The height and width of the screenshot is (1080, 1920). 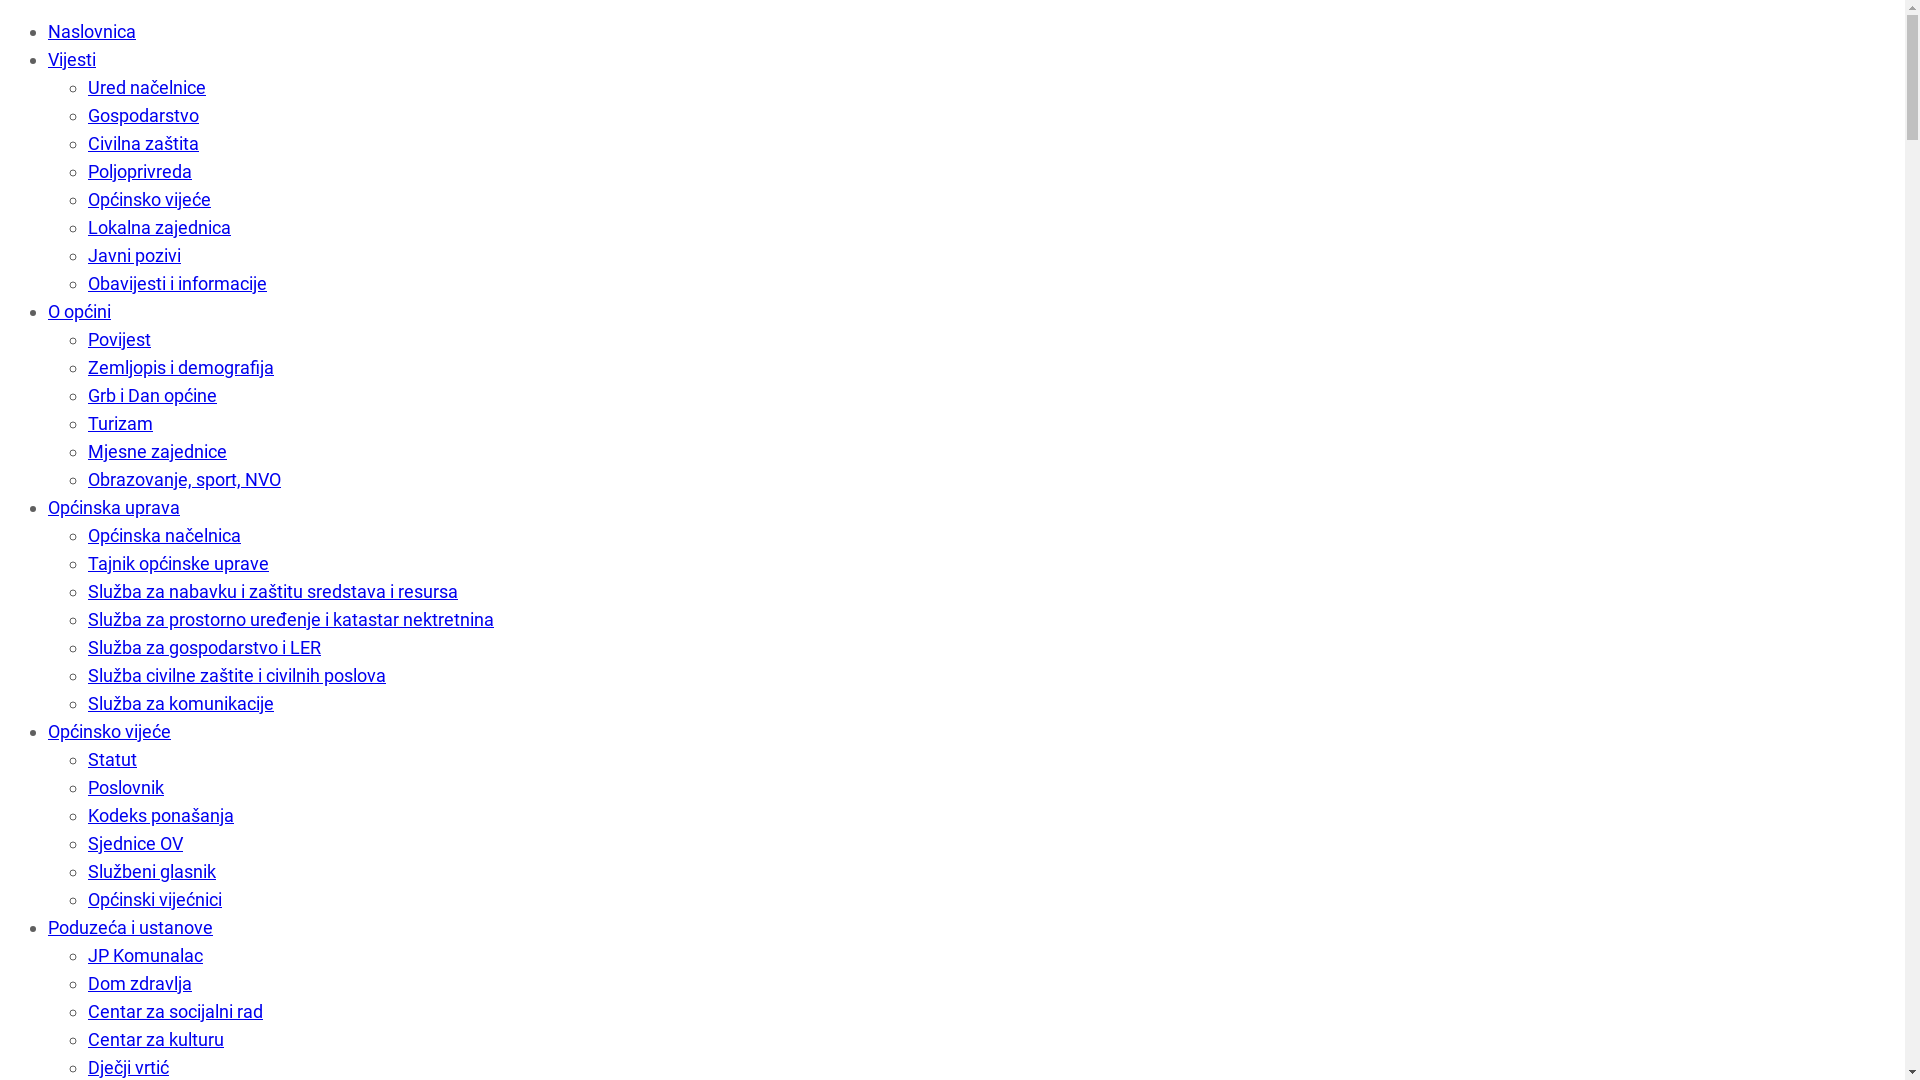 I want to click on 'Poljoprivreda', so click(x=138, y=170).